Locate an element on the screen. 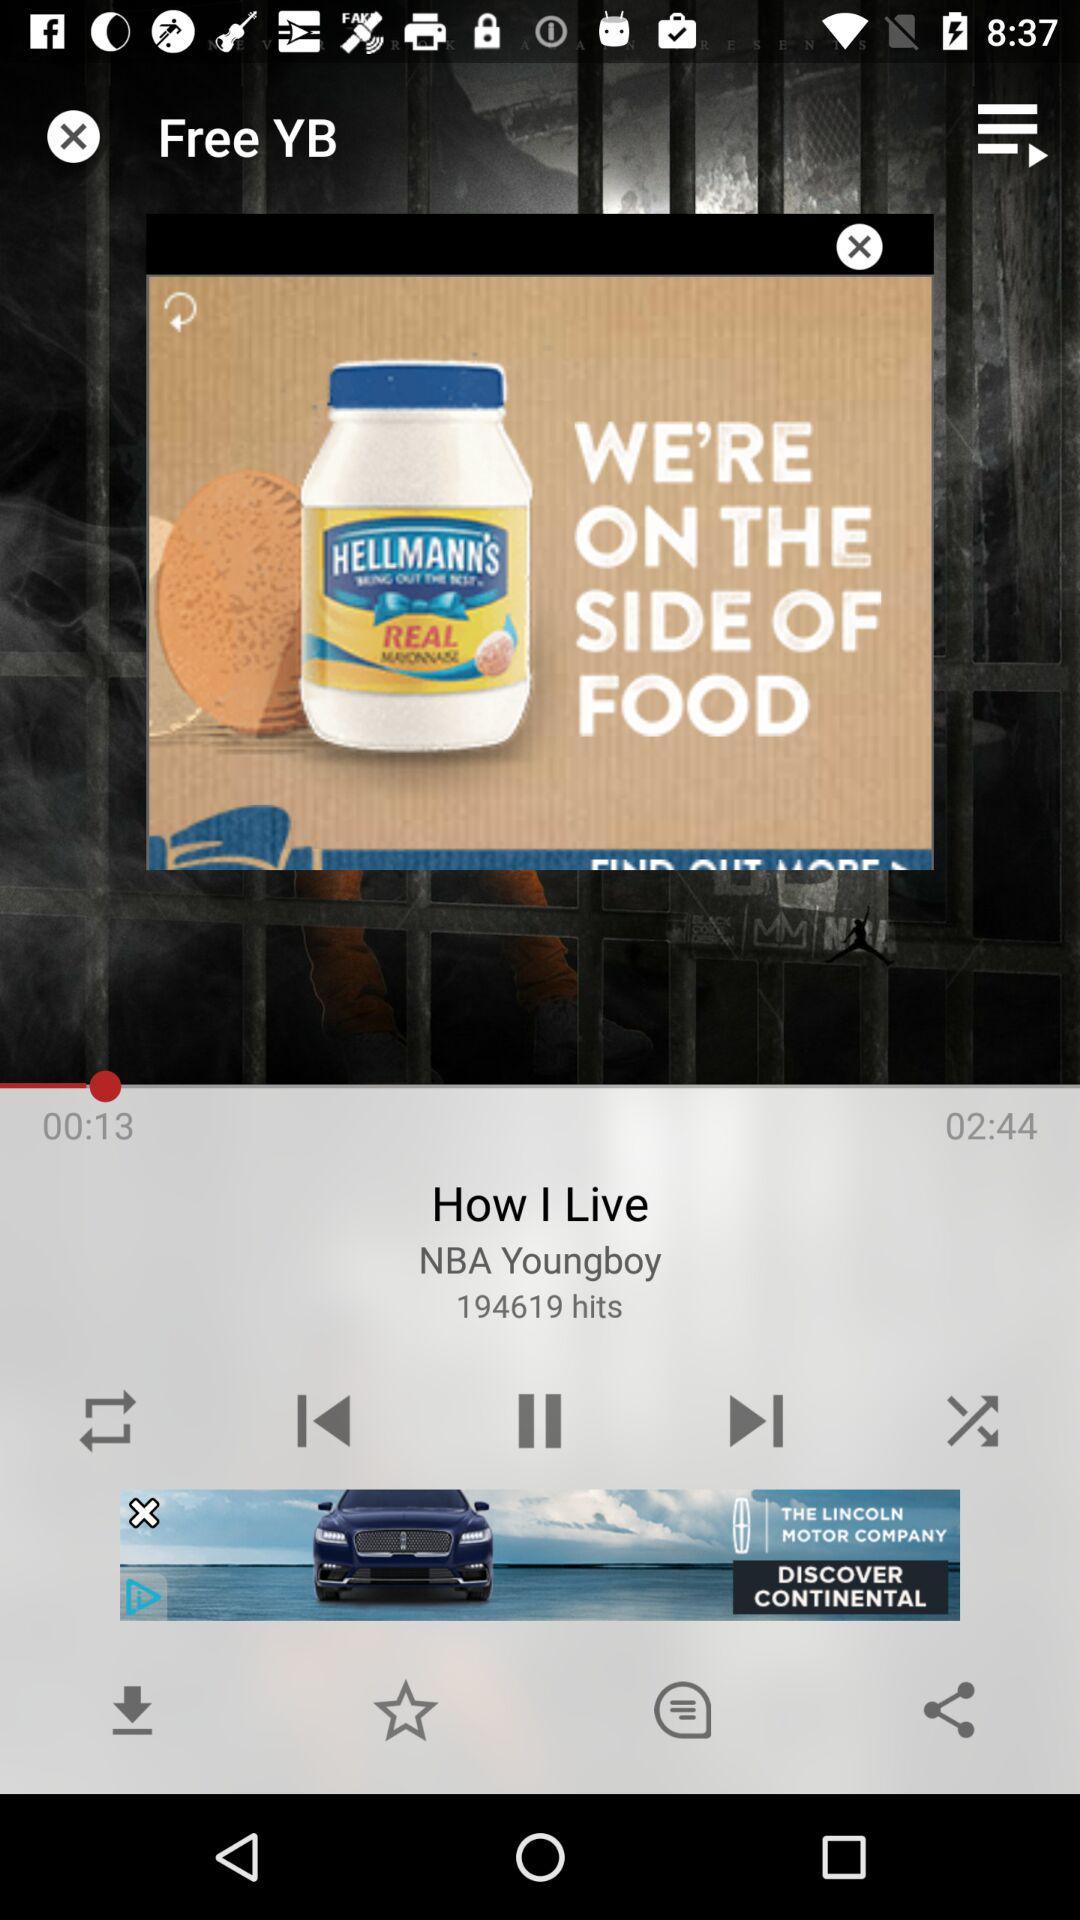 Image resolution: width=1080 pixels, height=1920 pixels. the pause icon is located at coordinates (540, 1420).